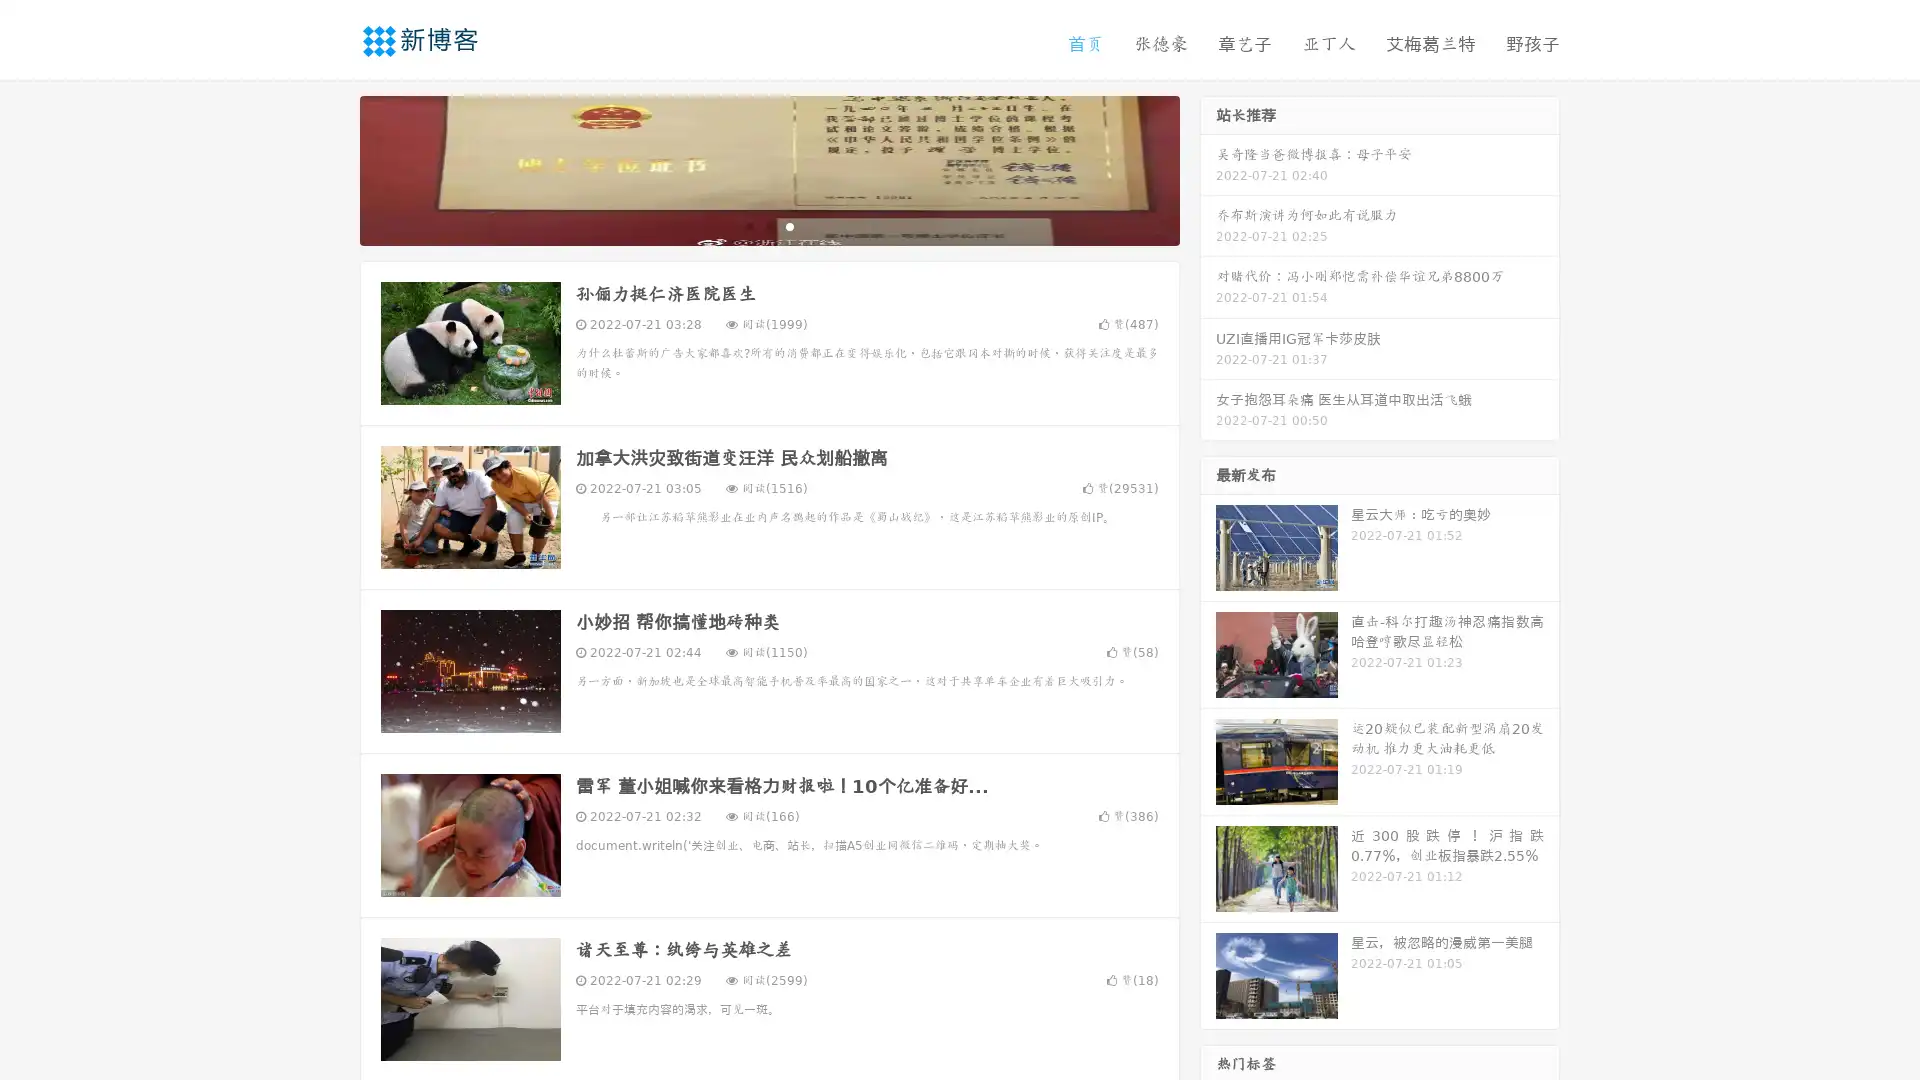  Describe the element at coordinates (330, 168) in the screenshot. I see `Previous slide` at that location.